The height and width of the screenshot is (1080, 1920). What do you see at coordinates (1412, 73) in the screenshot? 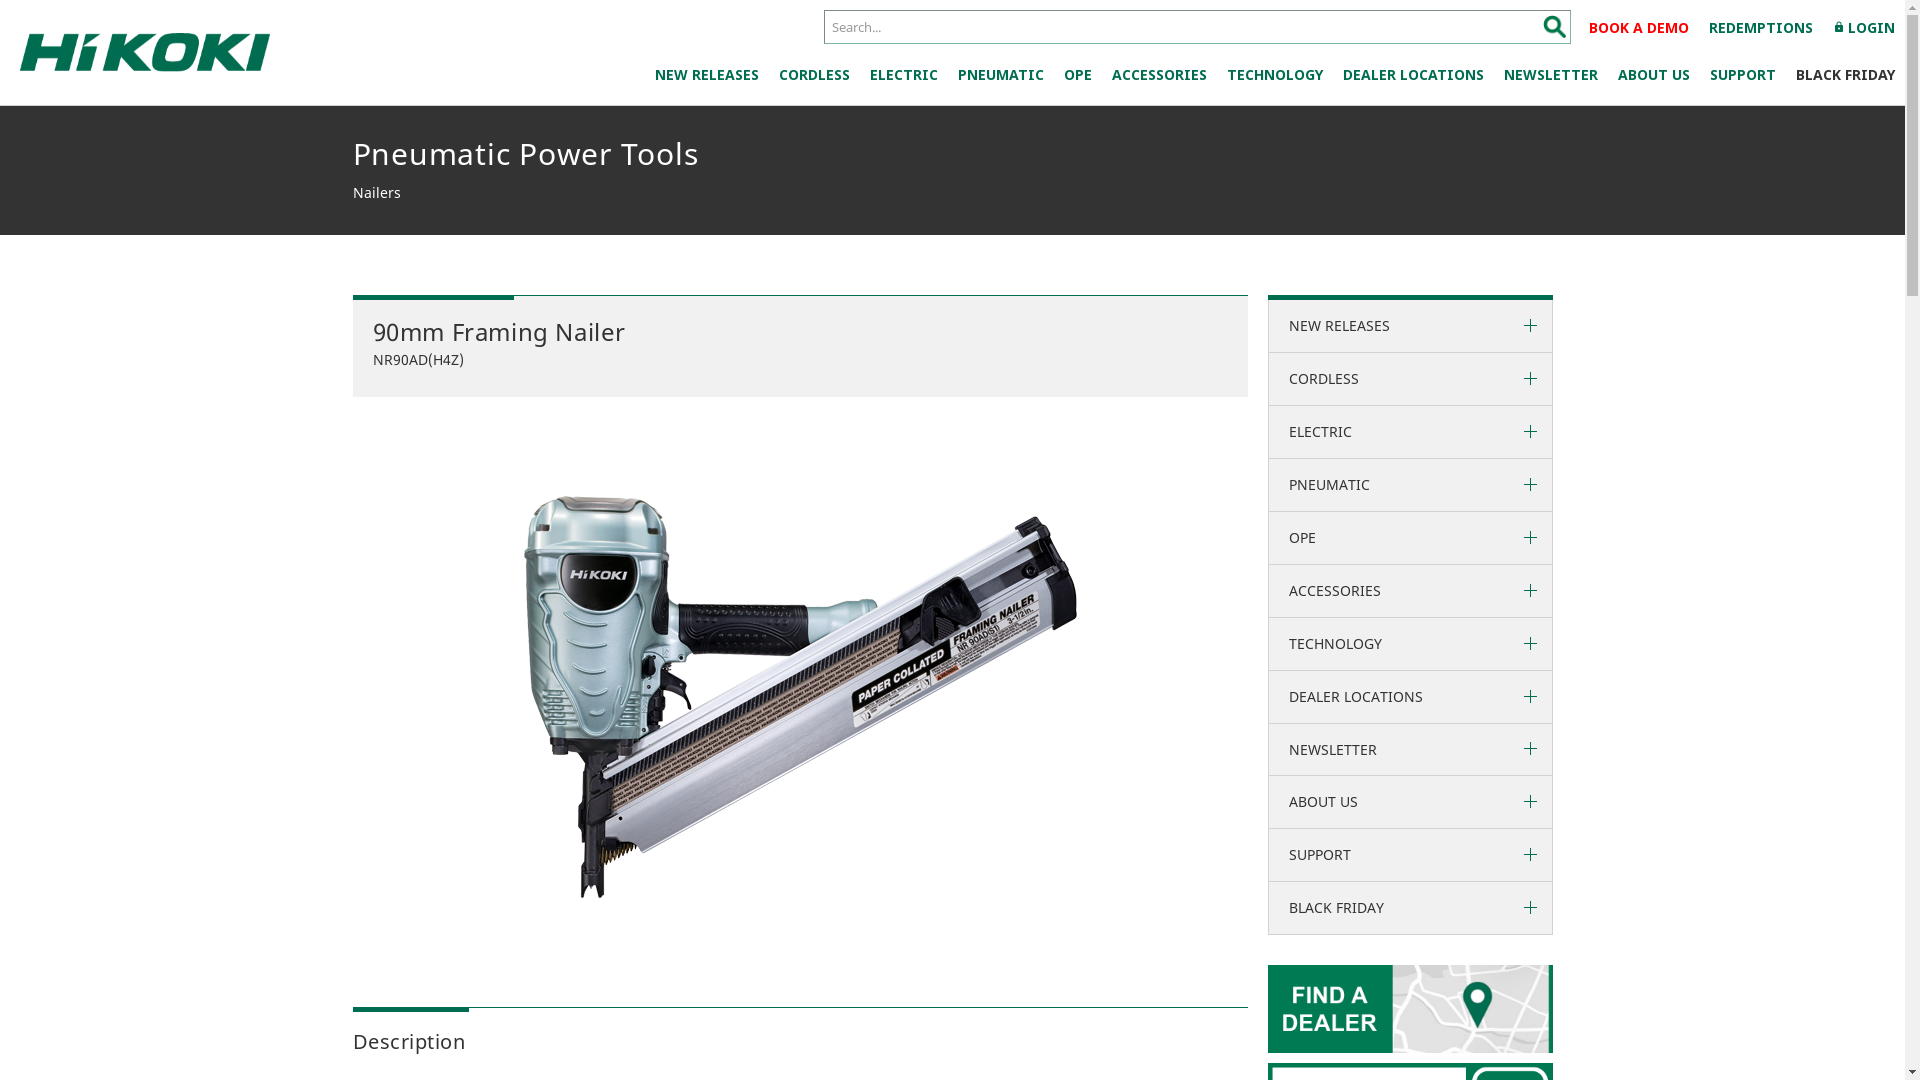
I see `'DEALER LOCATIONS'` at bounding box center [1412, 73].